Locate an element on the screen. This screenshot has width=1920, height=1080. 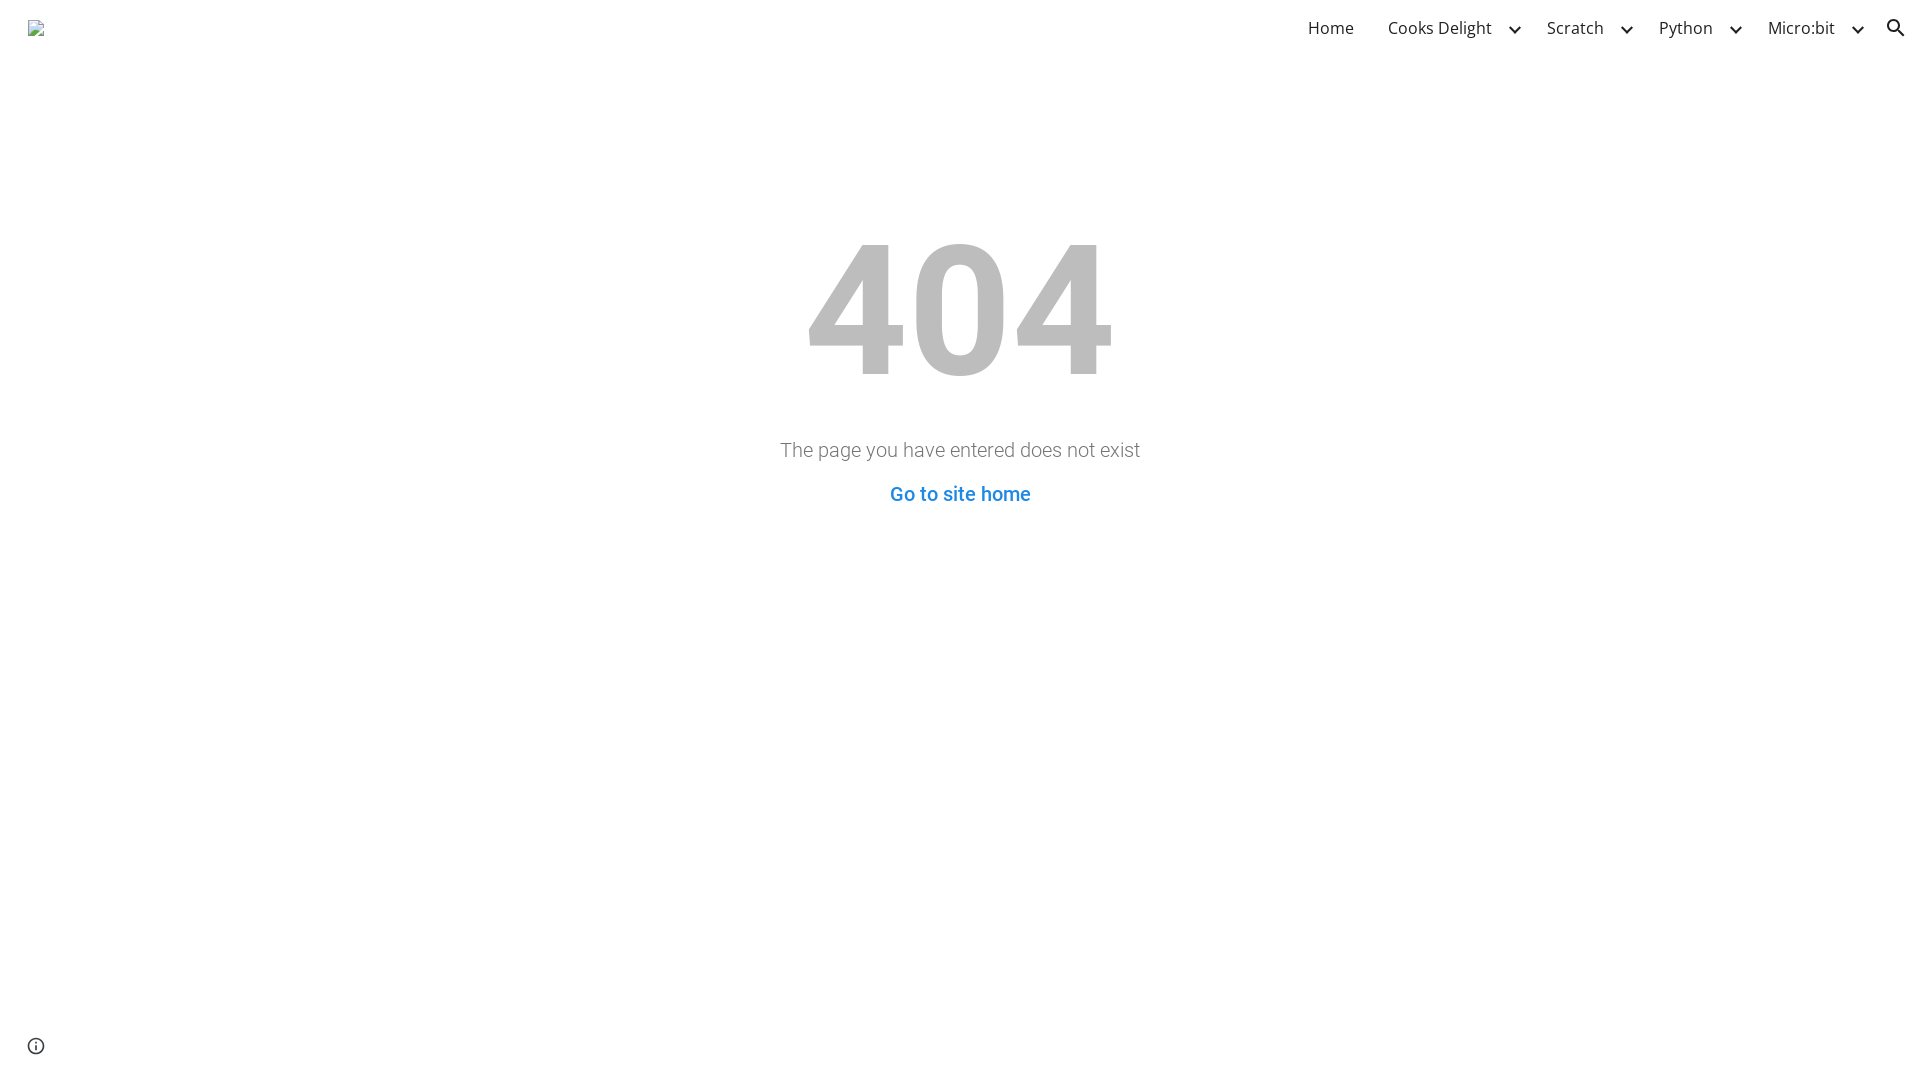
'Go to site home' is located at coordinates (960, 493).